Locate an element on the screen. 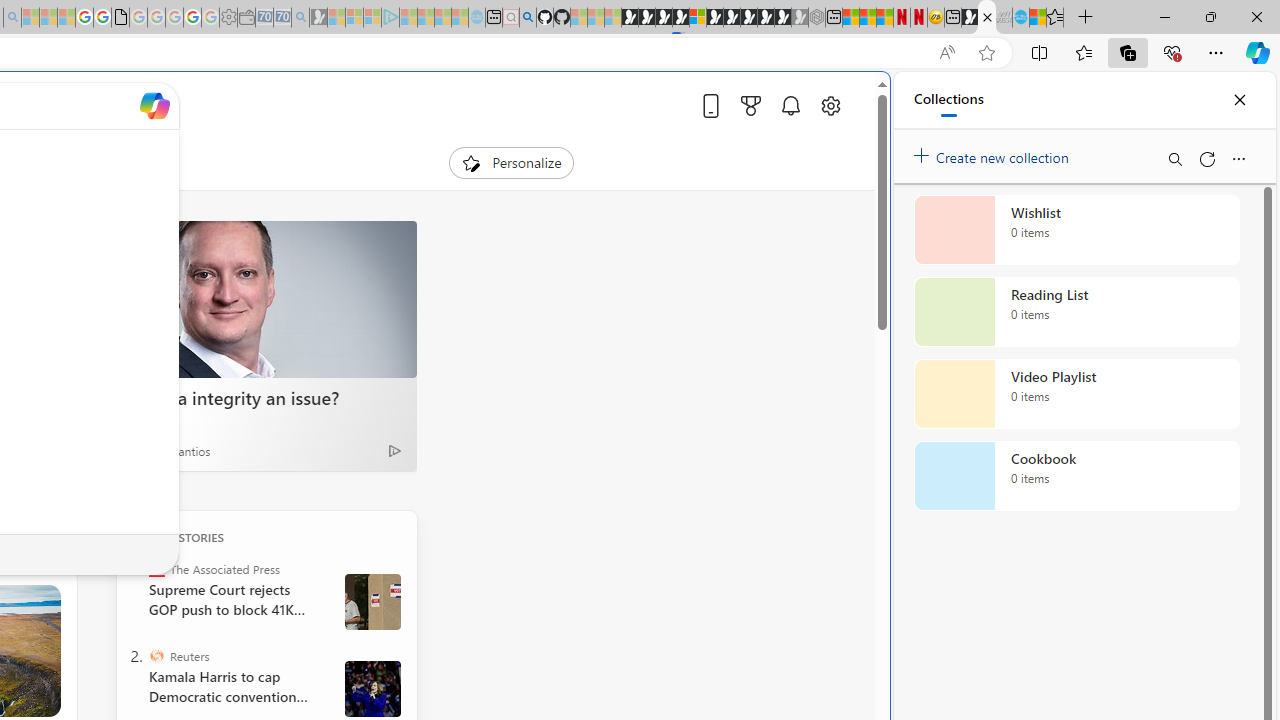  'Services - Maintenance | Sky Blue Bikes - Sky Blue Bikes' is located at coordinates (1020, 17).